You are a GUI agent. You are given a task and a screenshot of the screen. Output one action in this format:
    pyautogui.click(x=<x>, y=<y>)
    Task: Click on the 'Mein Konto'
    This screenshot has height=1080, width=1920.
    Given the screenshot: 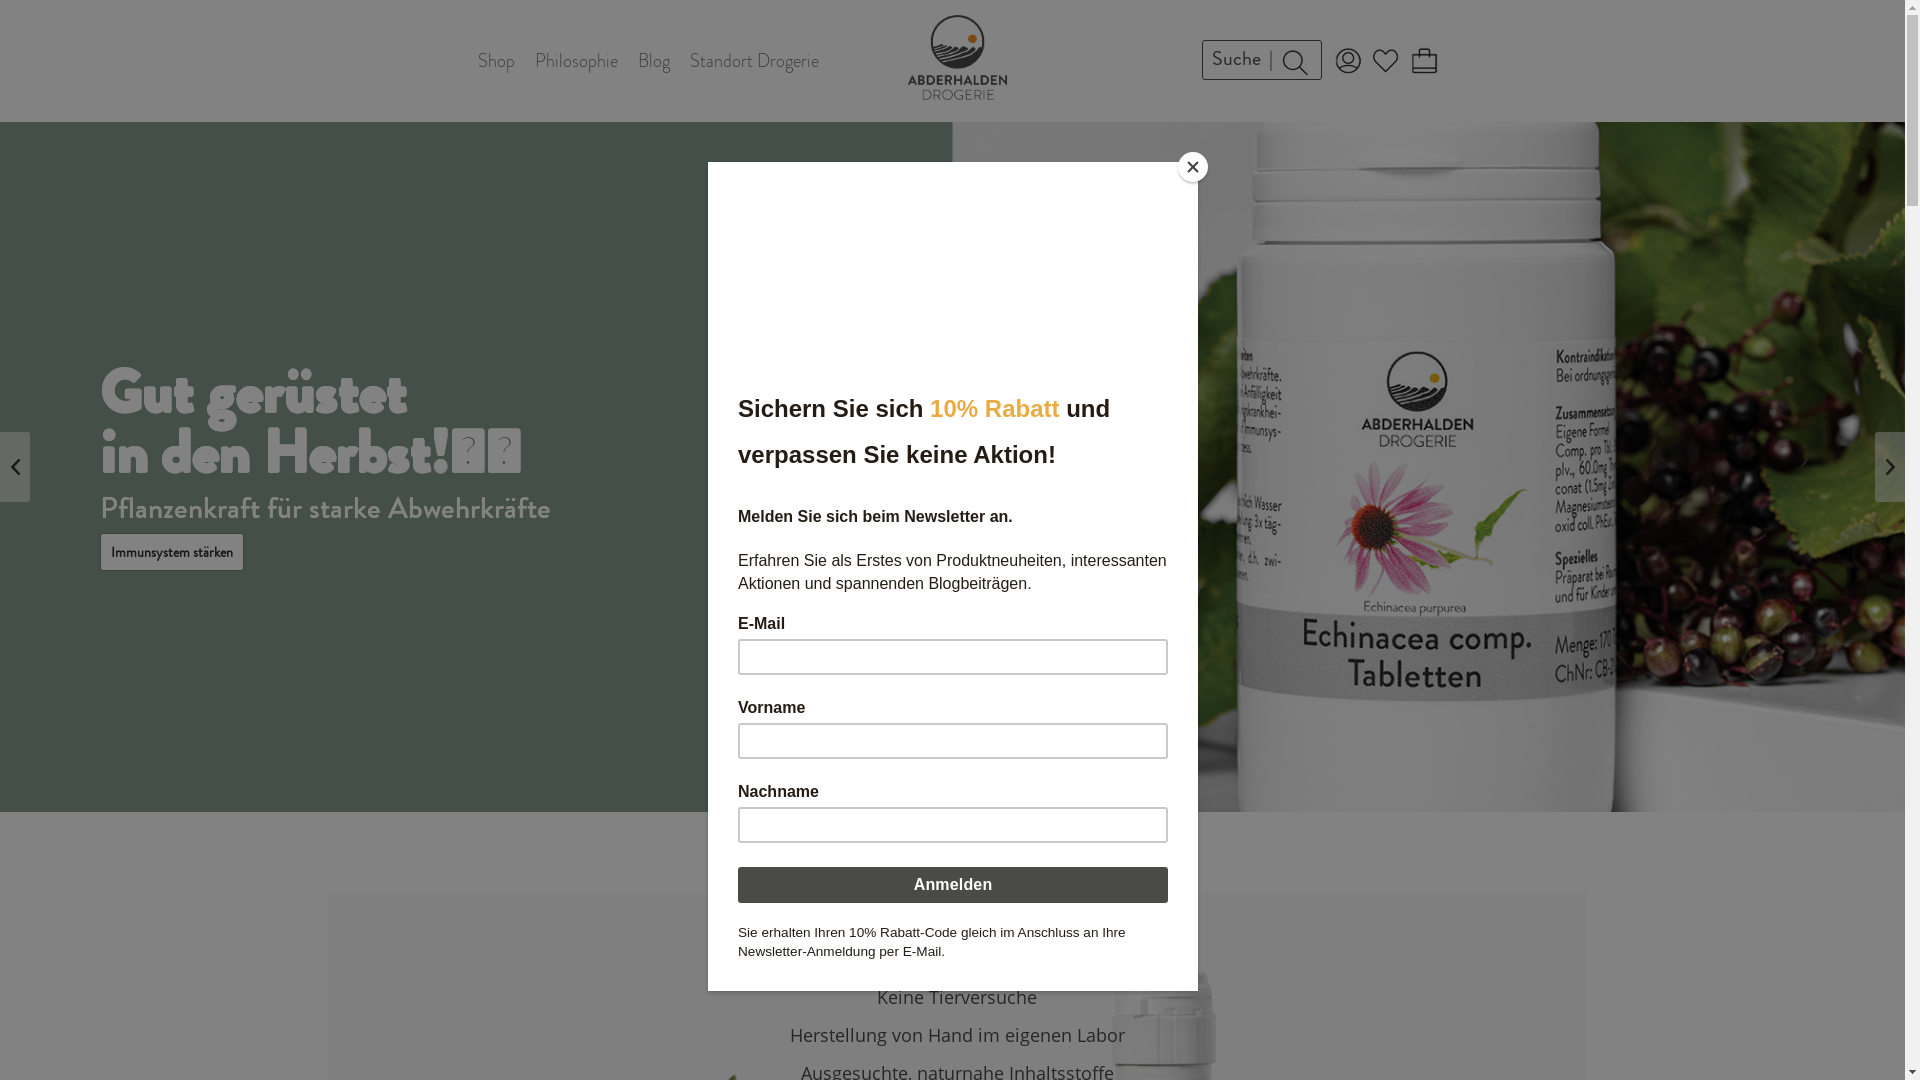 What is the action you would take?
    pyautogui.click(x=1347, y=59)
    